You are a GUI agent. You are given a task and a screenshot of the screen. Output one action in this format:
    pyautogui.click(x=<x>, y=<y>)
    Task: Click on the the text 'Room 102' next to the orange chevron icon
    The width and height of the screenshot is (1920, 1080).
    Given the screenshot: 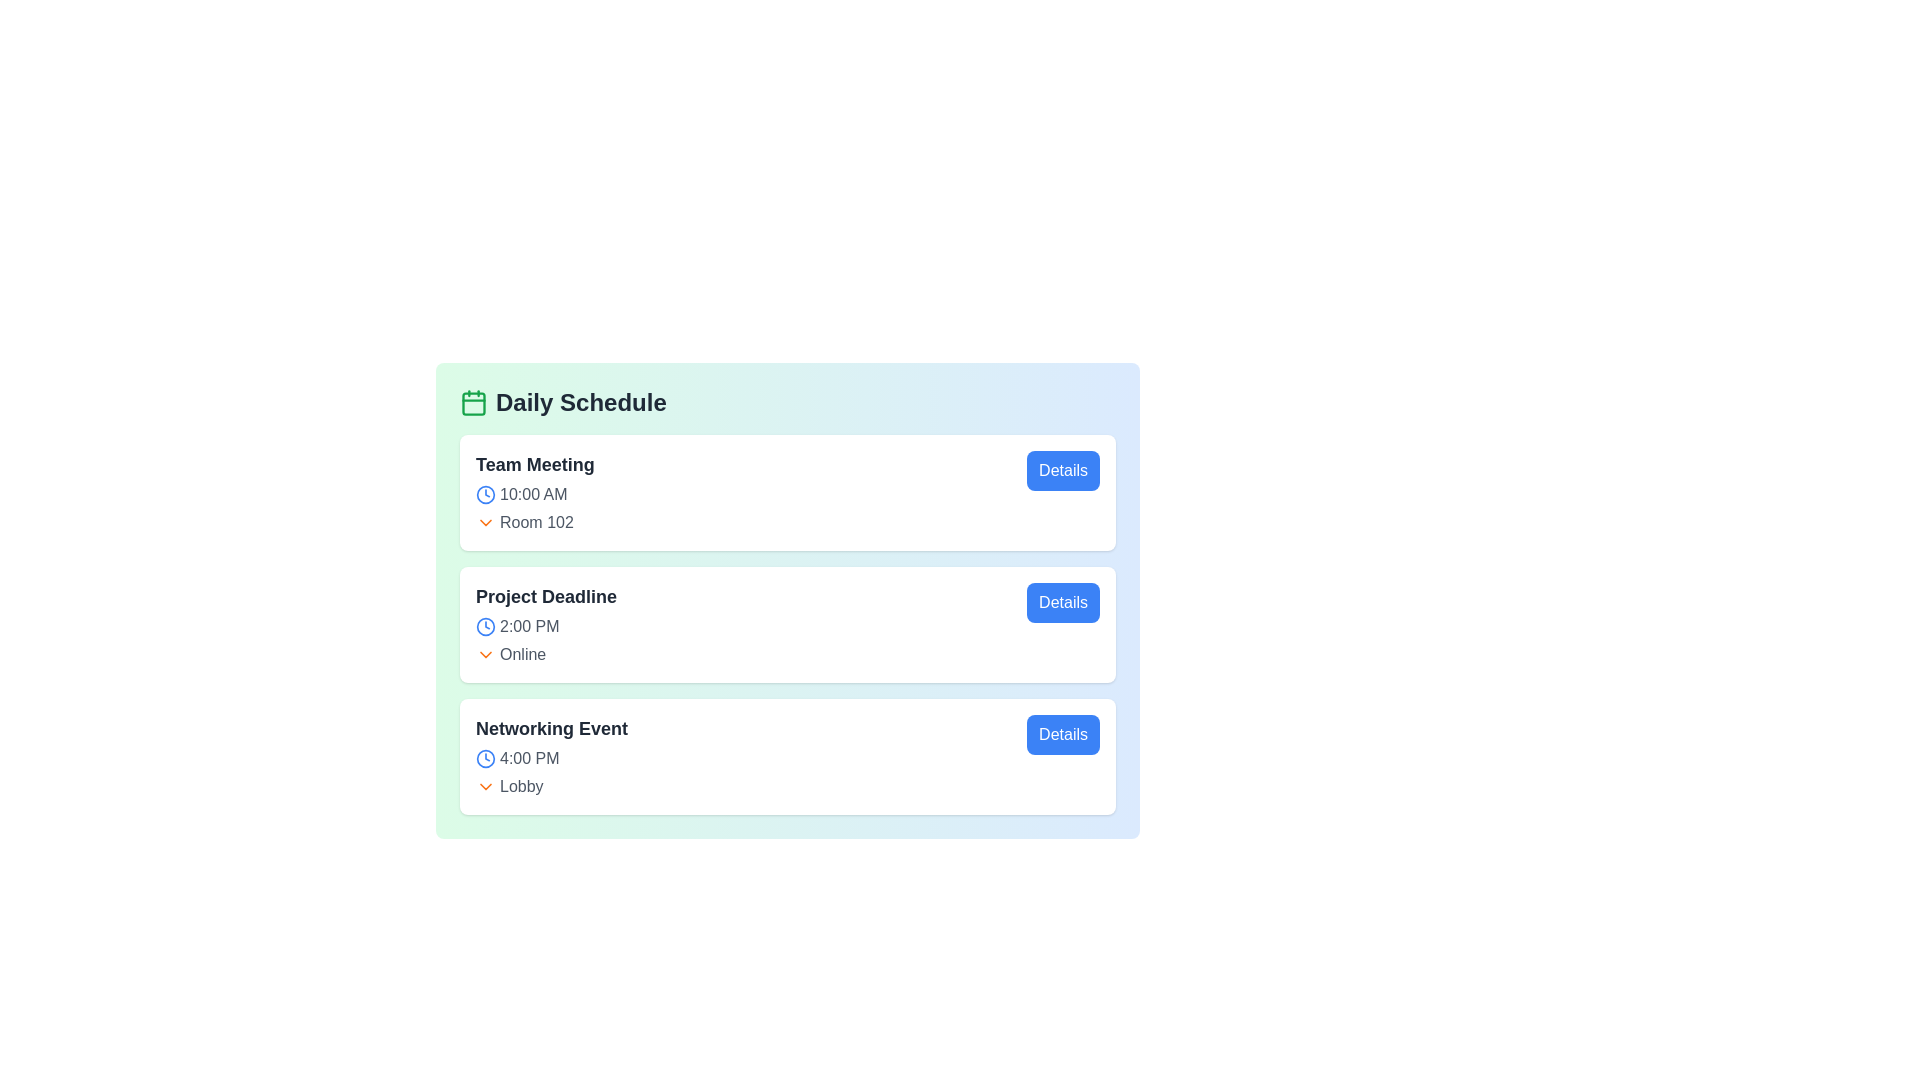 What is the action you would take?
    pyautogui.click(x=535, y=522)
    